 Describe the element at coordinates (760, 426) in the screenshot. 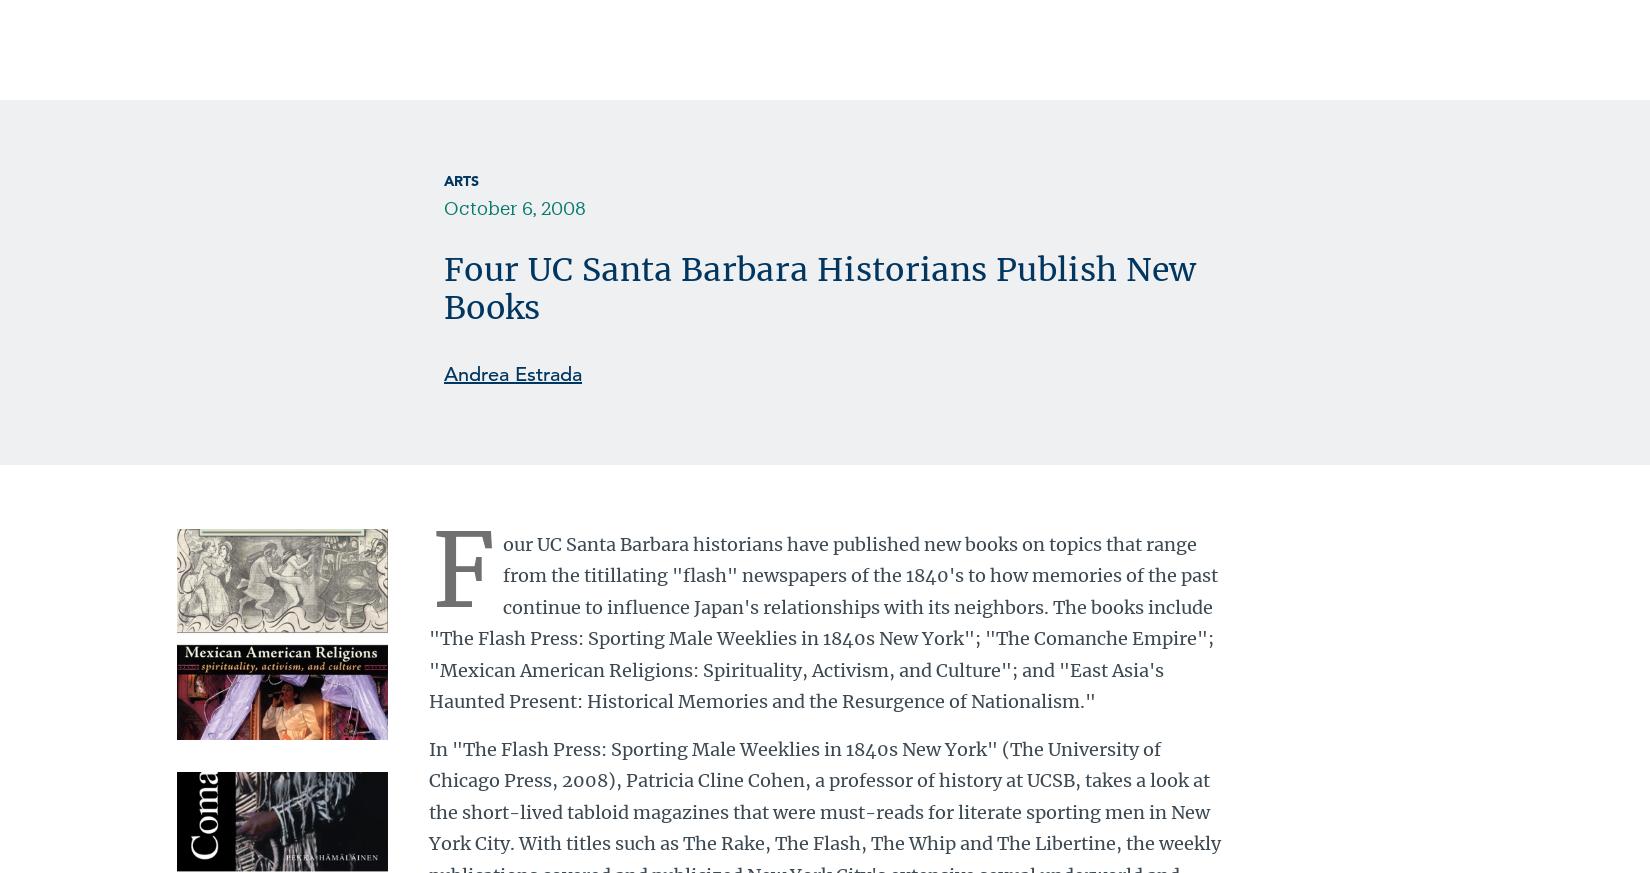

I see `'† Top photo: "The Flash Press: Sporting Male Weeklies in 1840's New York"'` at that location.